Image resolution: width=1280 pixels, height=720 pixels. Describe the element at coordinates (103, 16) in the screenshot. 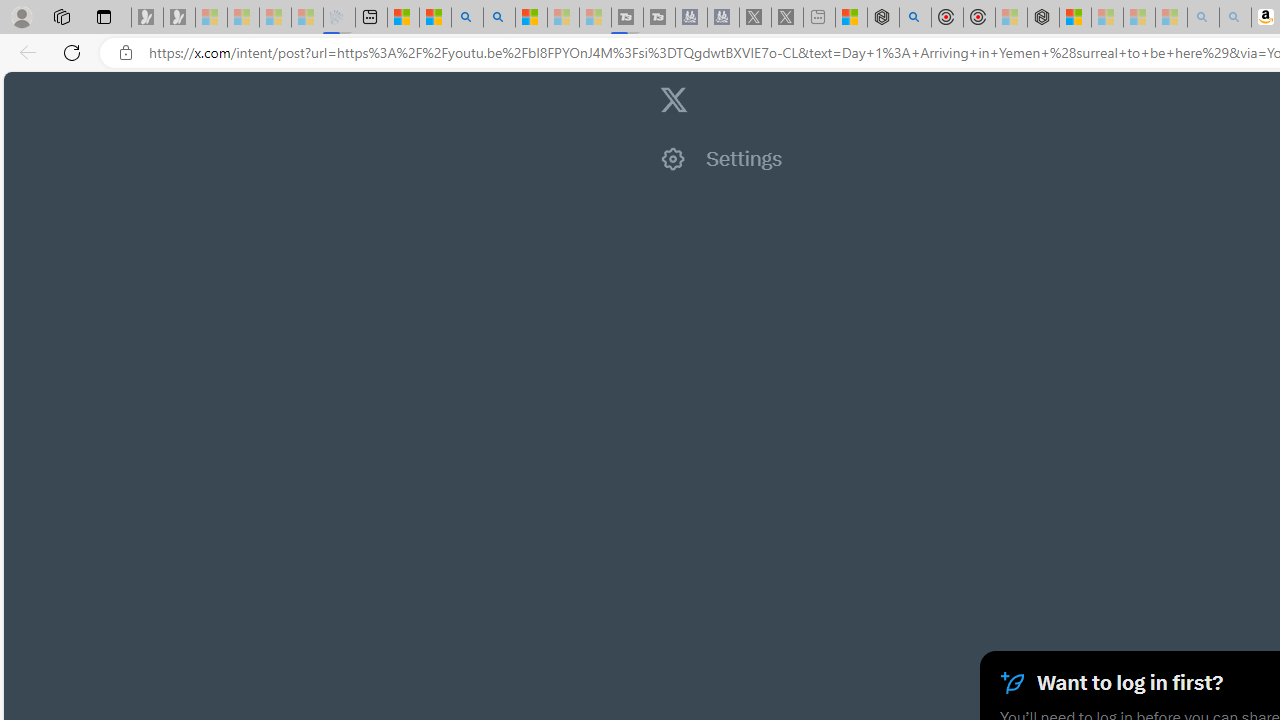

I see `'Tab actions menu'` at that location.